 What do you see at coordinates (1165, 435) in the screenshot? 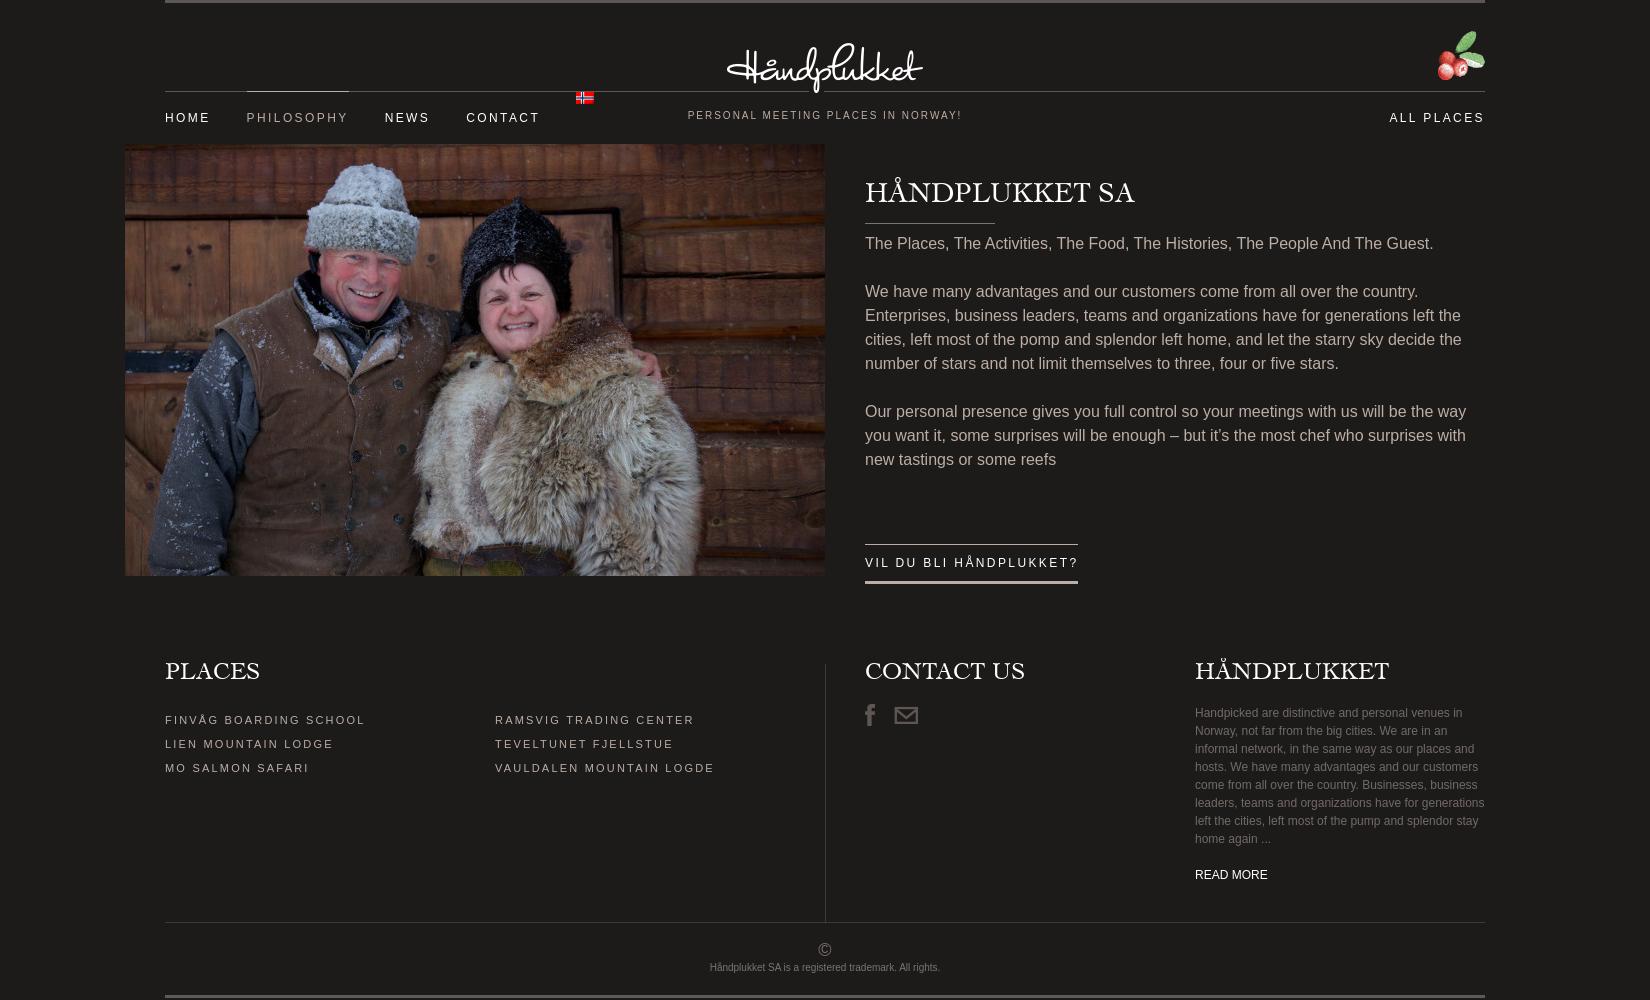
I see `'Our personal presence gives you full control so your meetings with us will be the way you want it, some surprises will be enough – but it’s the most chef who surprises with new tastings or some reefs'` at bounding box center [1165, 435].